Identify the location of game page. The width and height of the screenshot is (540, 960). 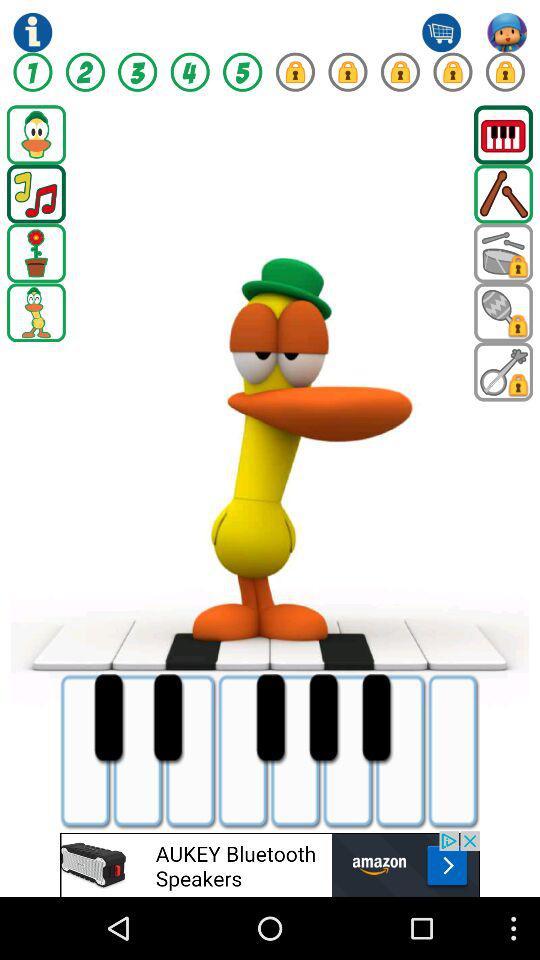
(400, 72).